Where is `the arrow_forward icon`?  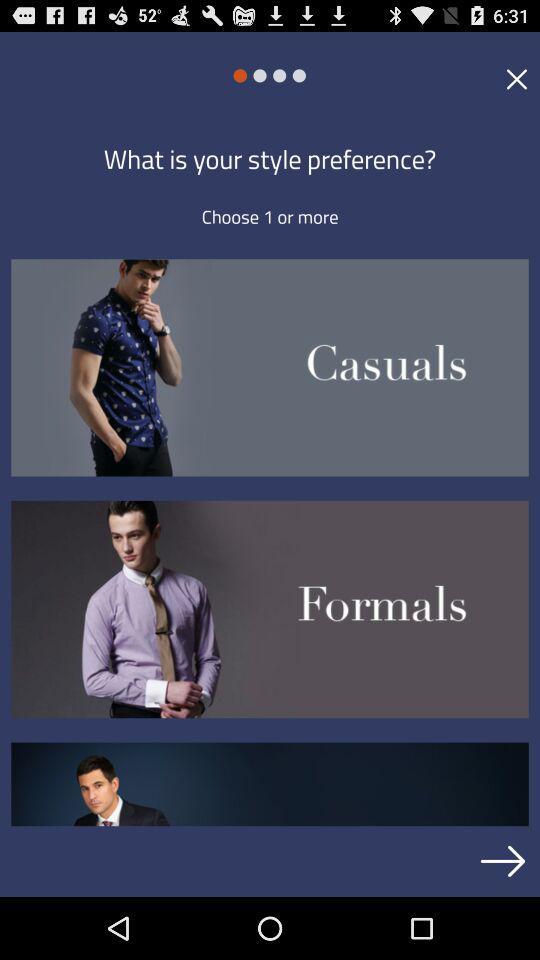 the arrow_forward icon is located at coordinates (502, 921).